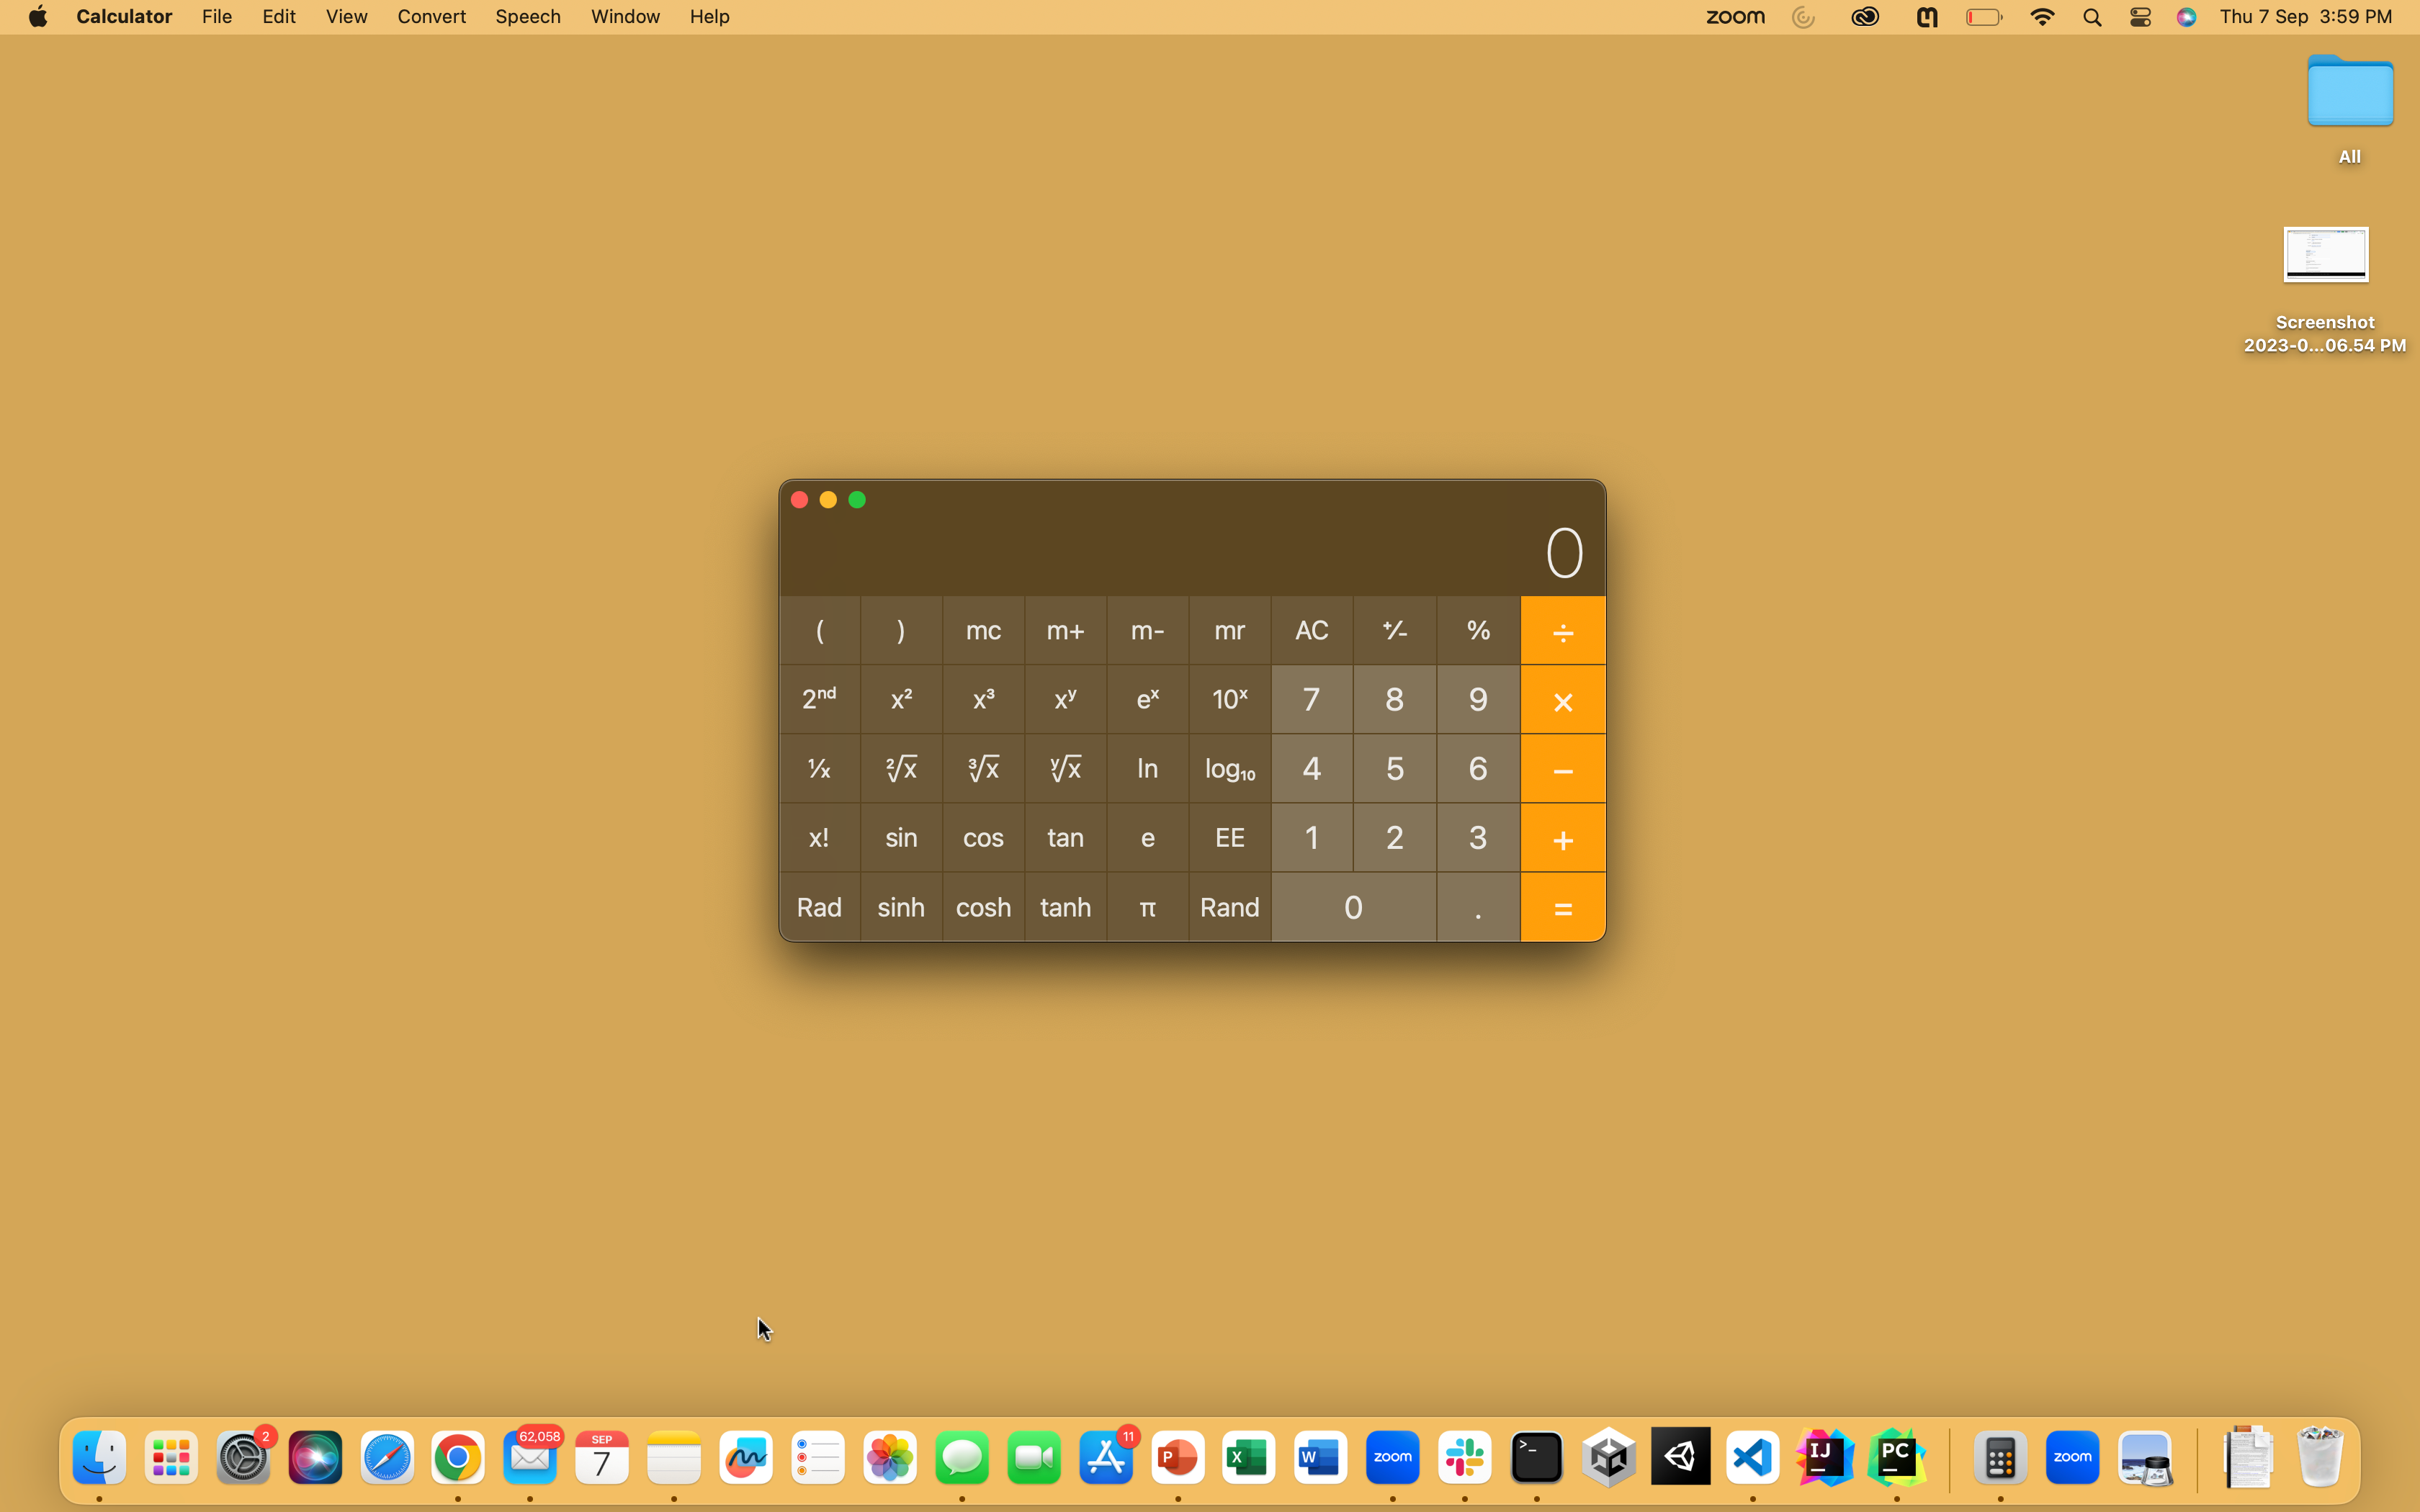 Image resolution: width=2420 pixels, height=1512 pixels. What do you see at coordinates (1395, 765) in the screenshot?
I see `Execute division of number 5 and -1 using pyautogui commands` at bounding box center [1395, 765].